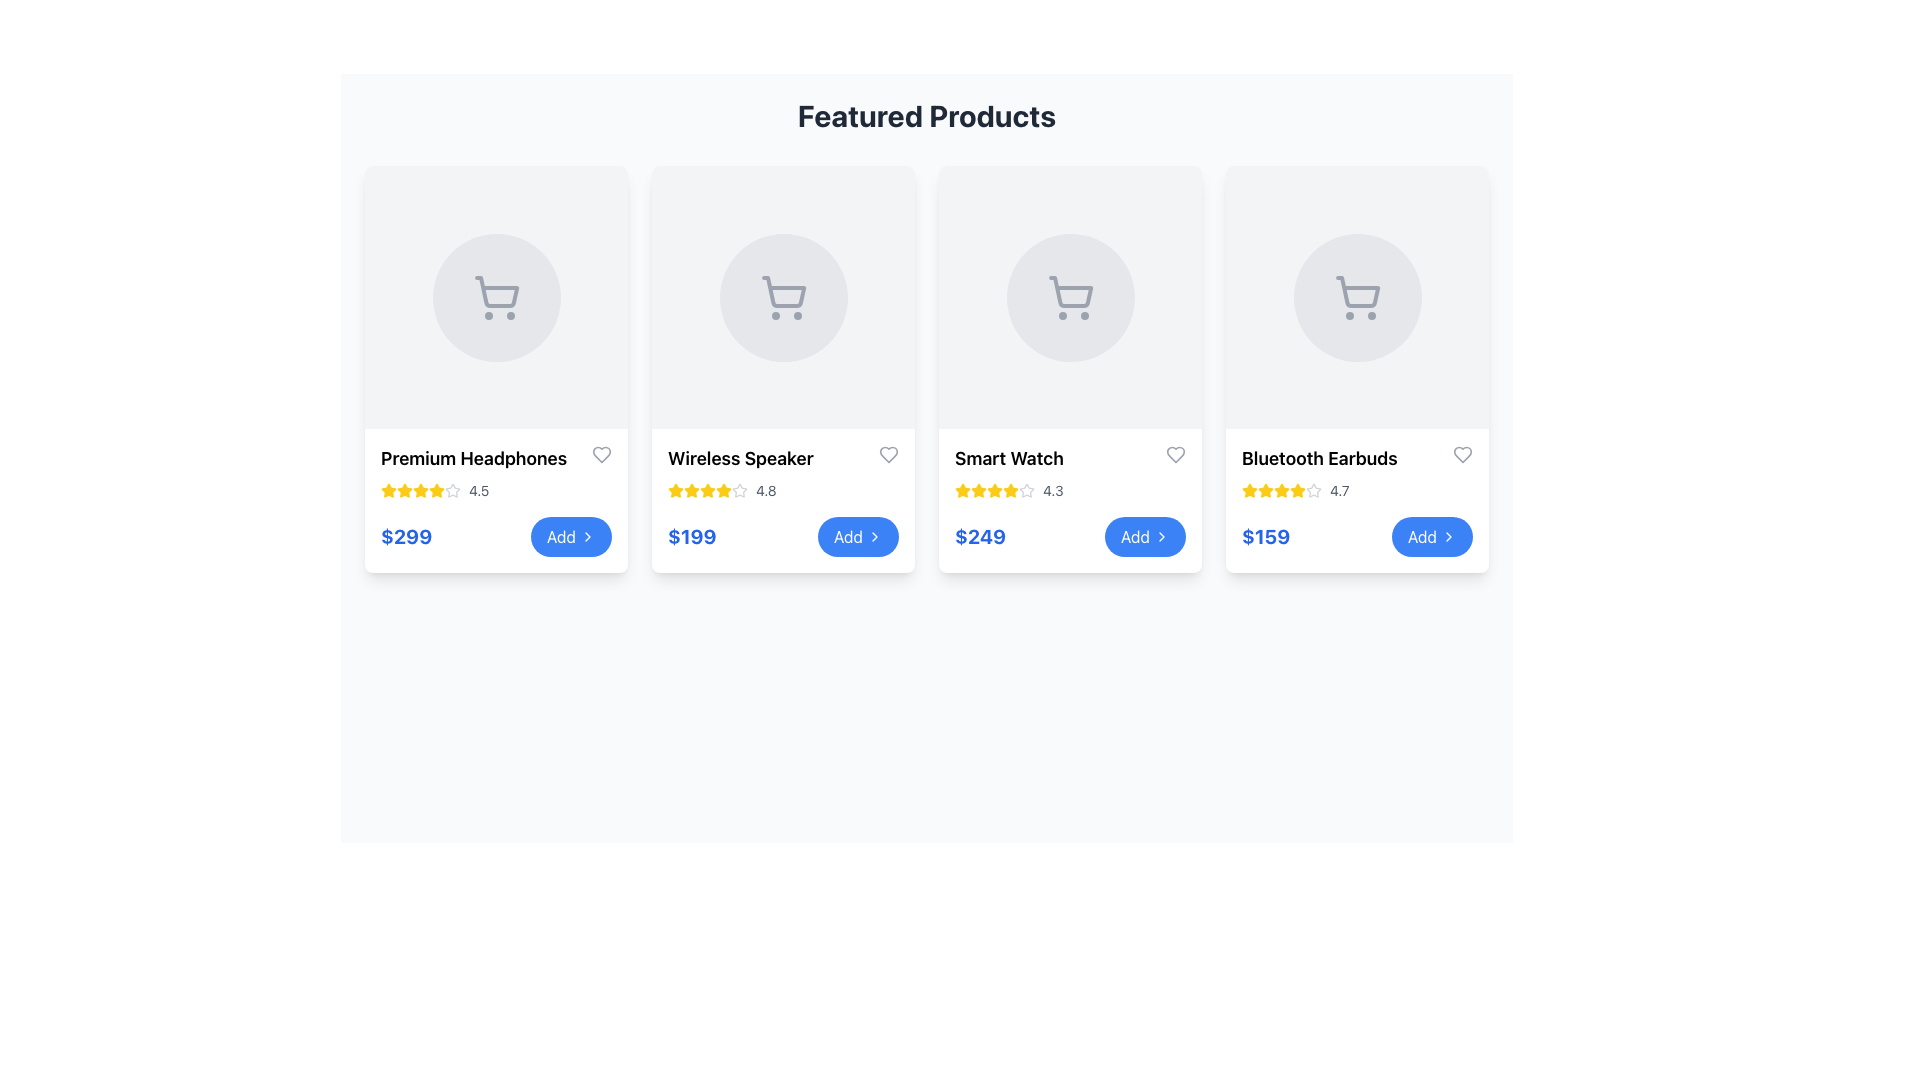 This screenshot has height=1080, width=1920. Describe the element at coordinates (1069, 297) in the screenshot. I see `the shopping cart icon located in the center of the circular area of the 'Smart Watch' product card, which is the third card from the left in the featured products section` at that location.